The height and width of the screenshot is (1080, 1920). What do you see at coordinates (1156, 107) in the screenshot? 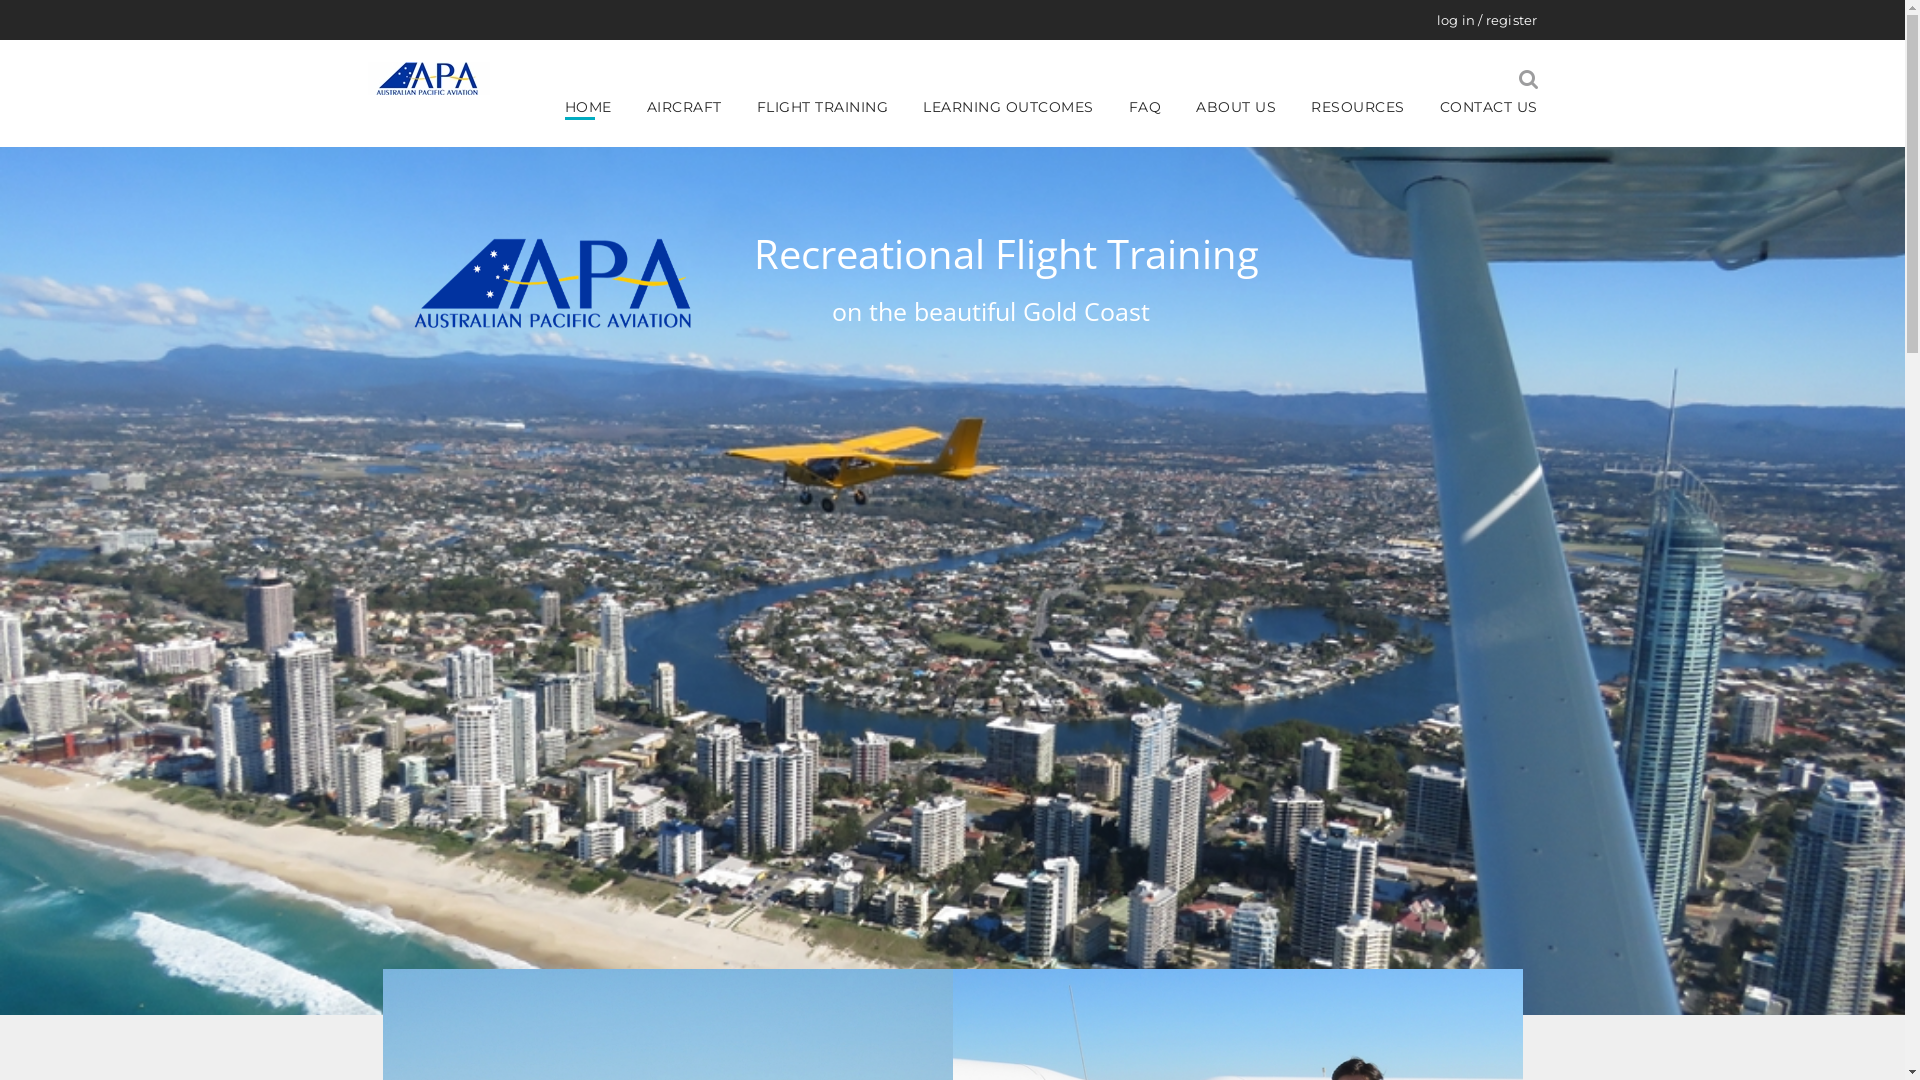
I see `'FAQ'` at bounding box center [1156, 107].